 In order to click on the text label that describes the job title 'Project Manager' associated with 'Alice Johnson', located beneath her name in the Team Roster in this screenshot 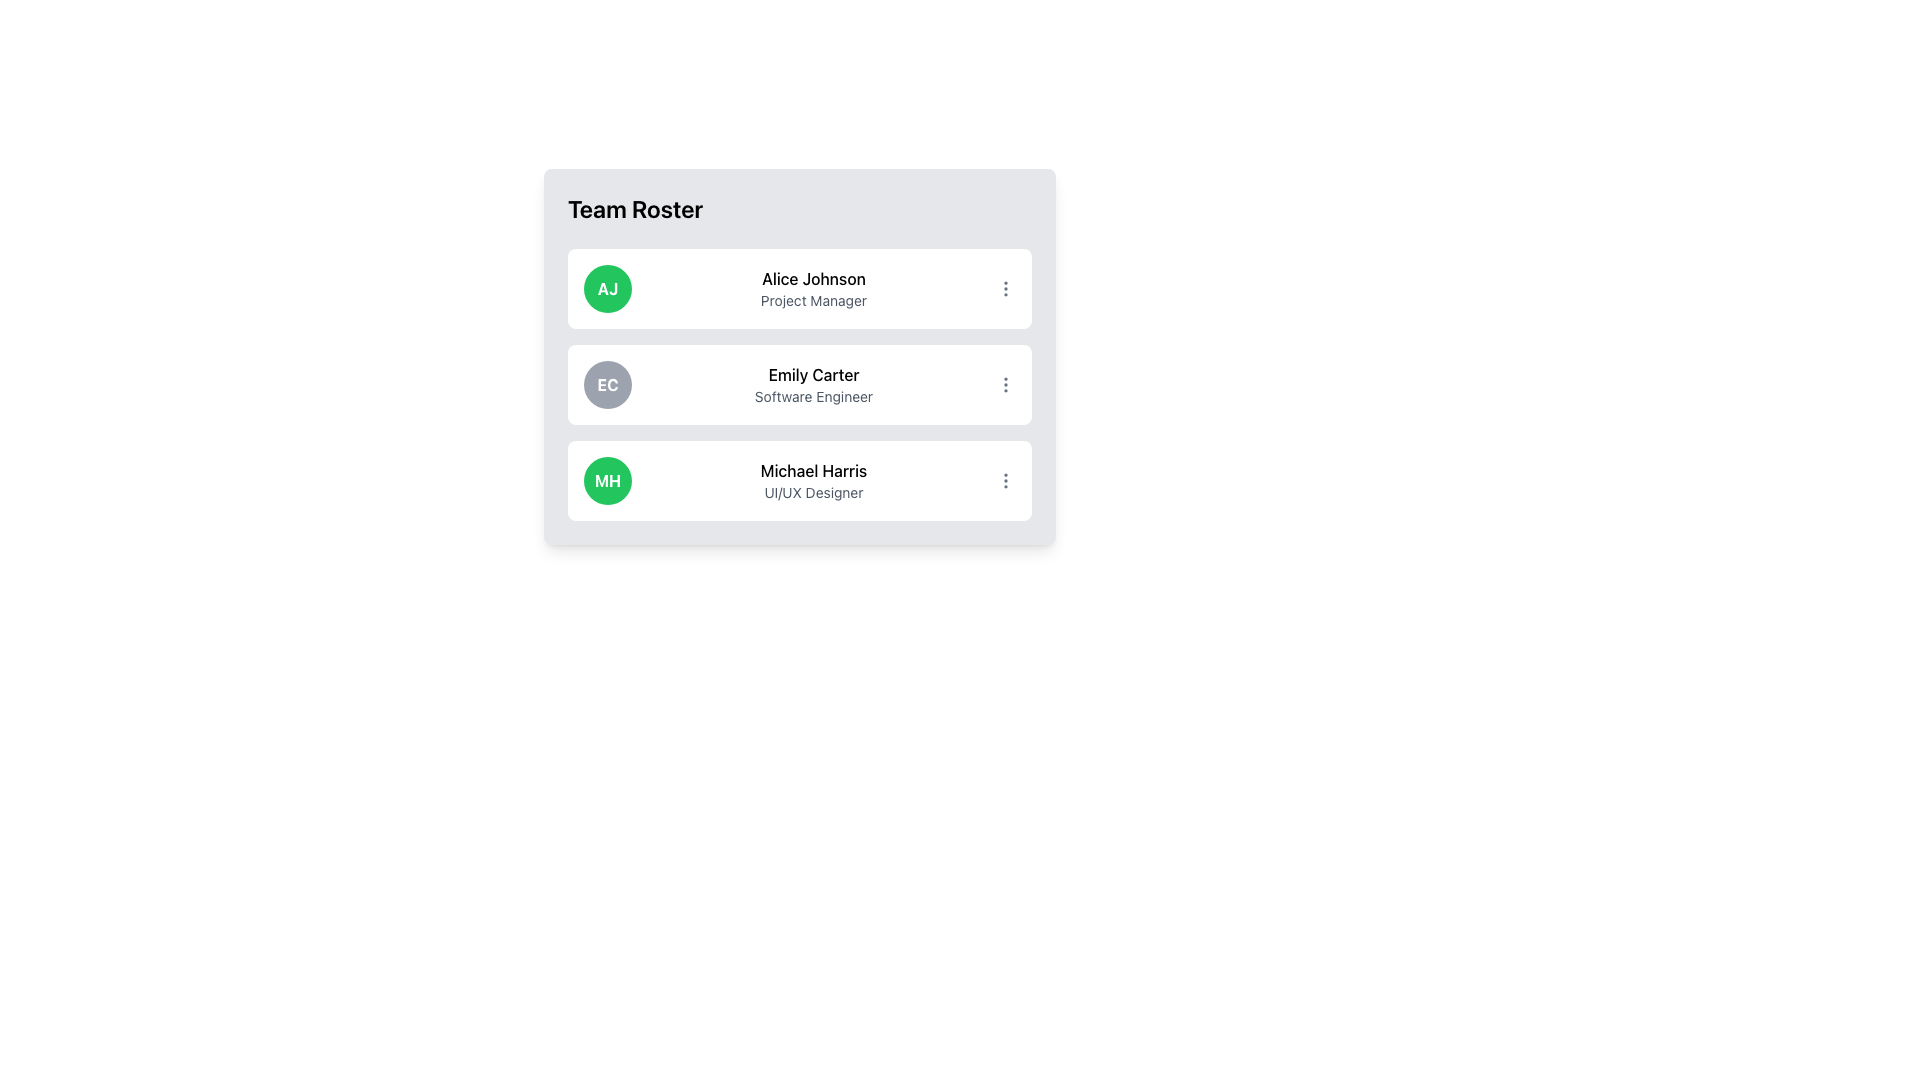, I will do `click(814, 300)`.